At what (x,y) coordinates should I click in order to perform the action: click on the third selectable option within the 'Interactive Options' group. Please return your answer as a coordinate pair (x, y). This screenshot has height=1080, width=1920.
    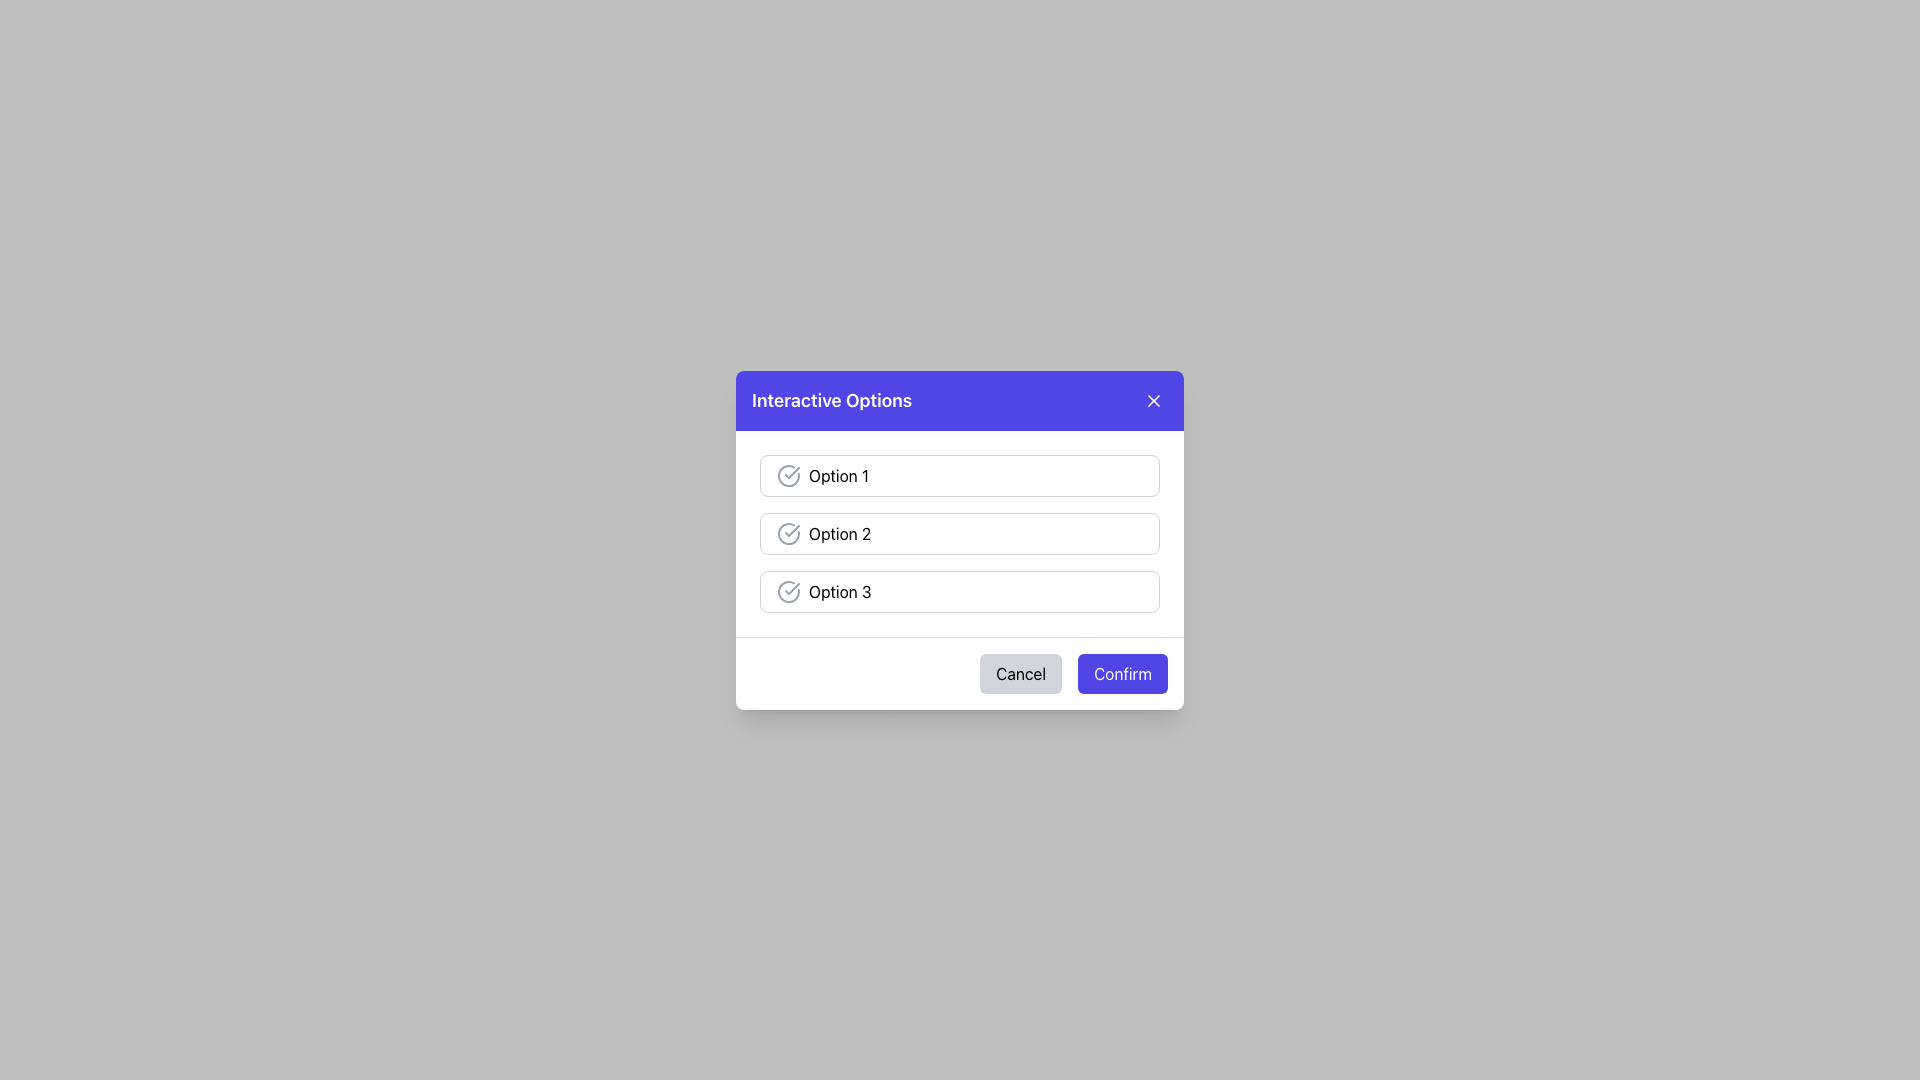
    Looking at the image, I should click on (960, 590).